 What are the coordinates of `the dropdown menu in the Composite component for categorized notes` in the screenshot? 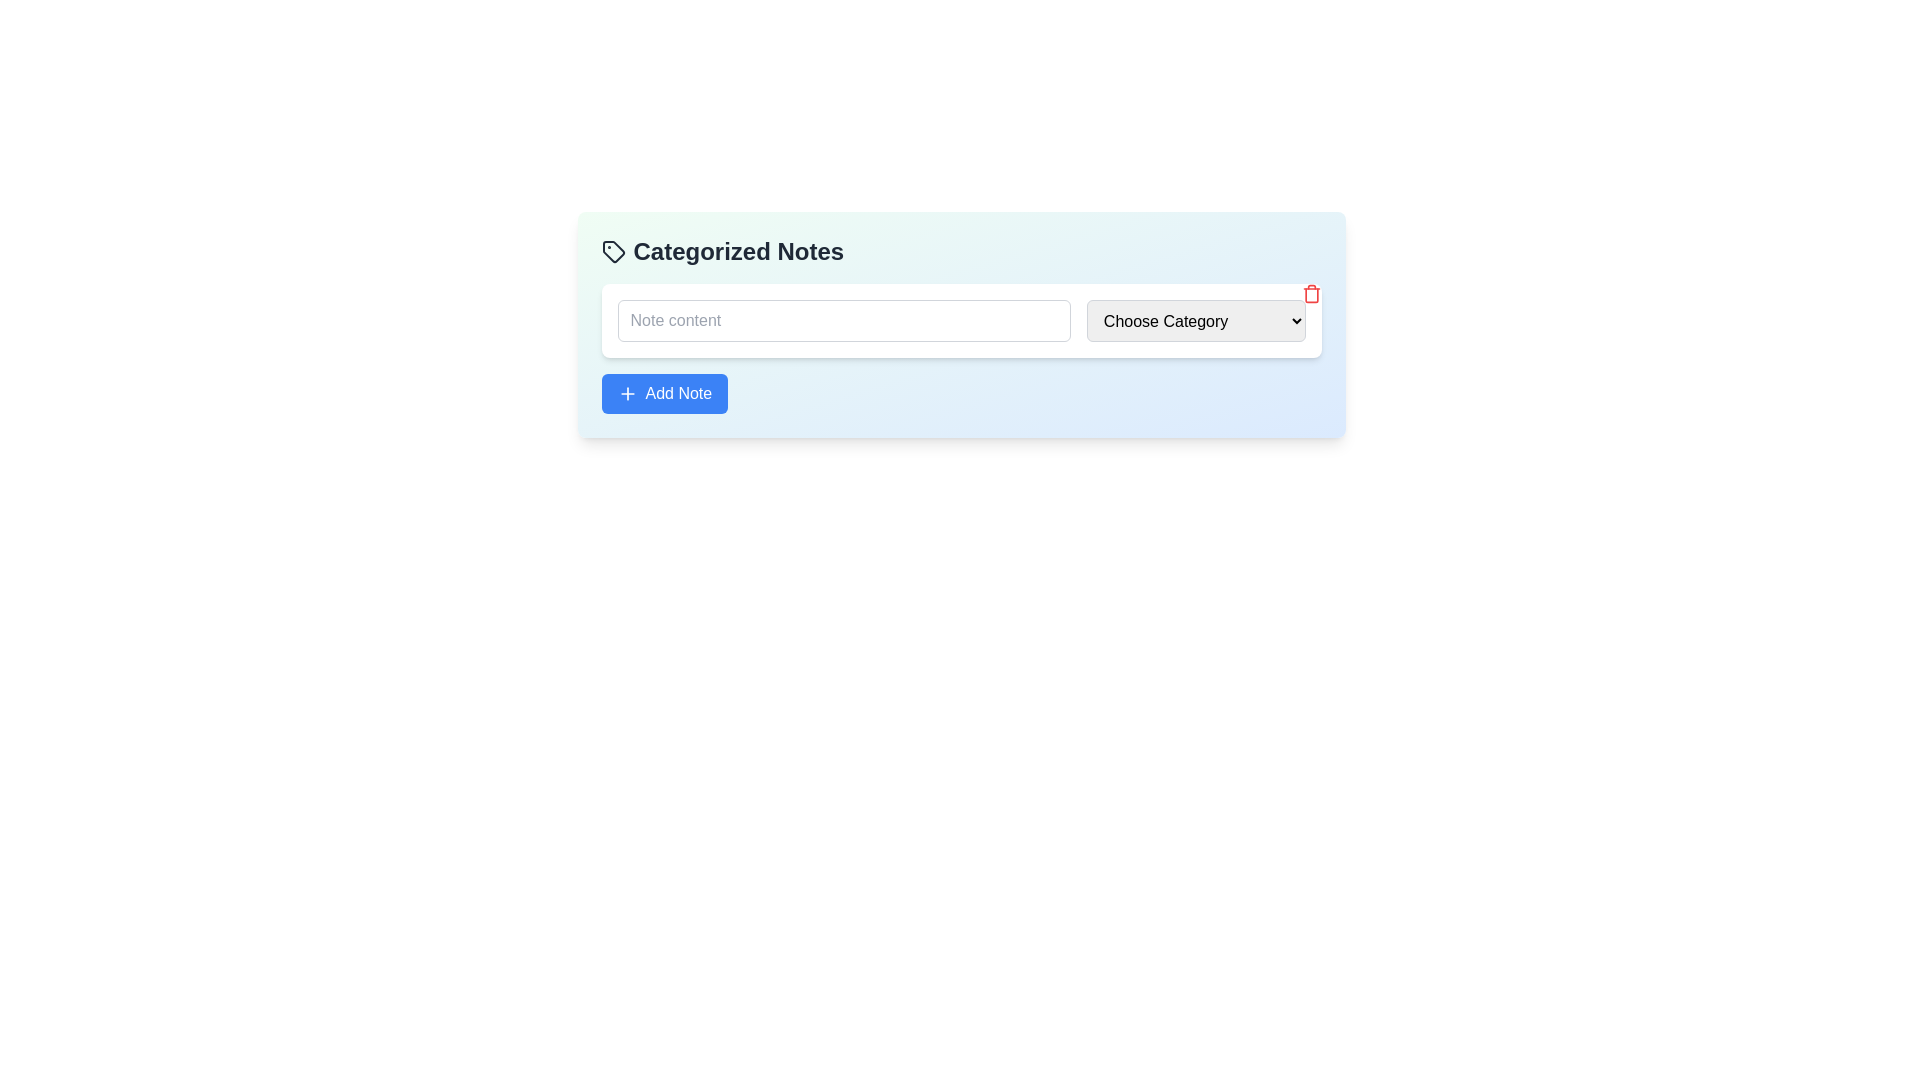 It's located at (961, 347).